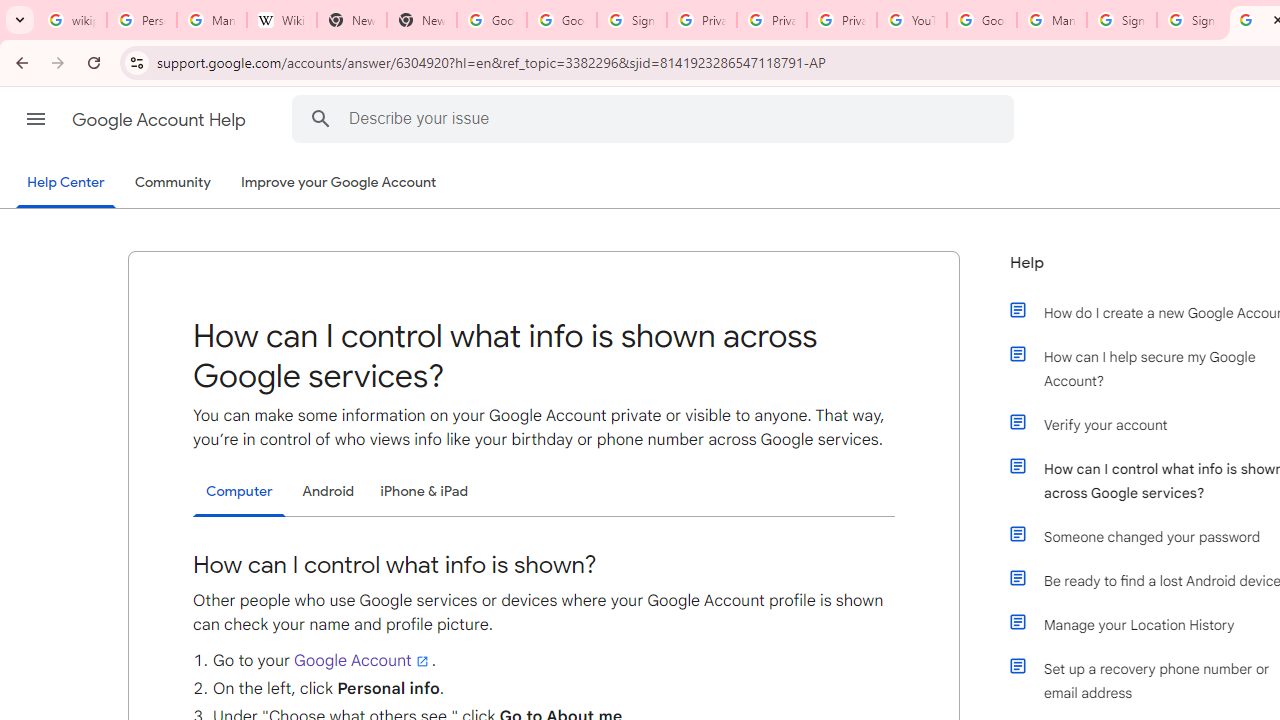 This screenshot has width=1280, height=720. Describe the element at coordinates (320, 118) in the screenshot. I see `'Search Help Center'` at that location.